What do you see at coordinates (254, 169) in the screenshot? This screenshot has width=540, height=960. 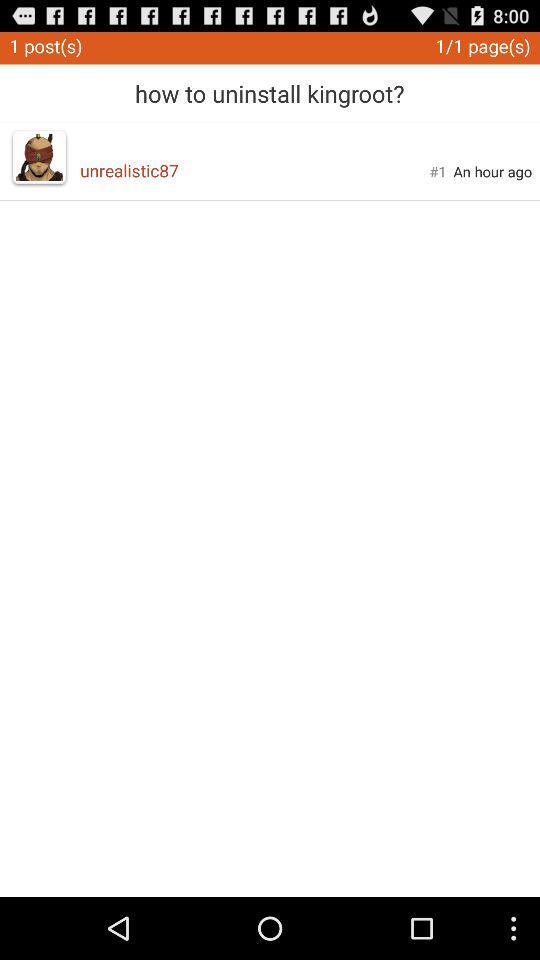 I see `the app below how to uninstall app` at bounding box center [254, 169].